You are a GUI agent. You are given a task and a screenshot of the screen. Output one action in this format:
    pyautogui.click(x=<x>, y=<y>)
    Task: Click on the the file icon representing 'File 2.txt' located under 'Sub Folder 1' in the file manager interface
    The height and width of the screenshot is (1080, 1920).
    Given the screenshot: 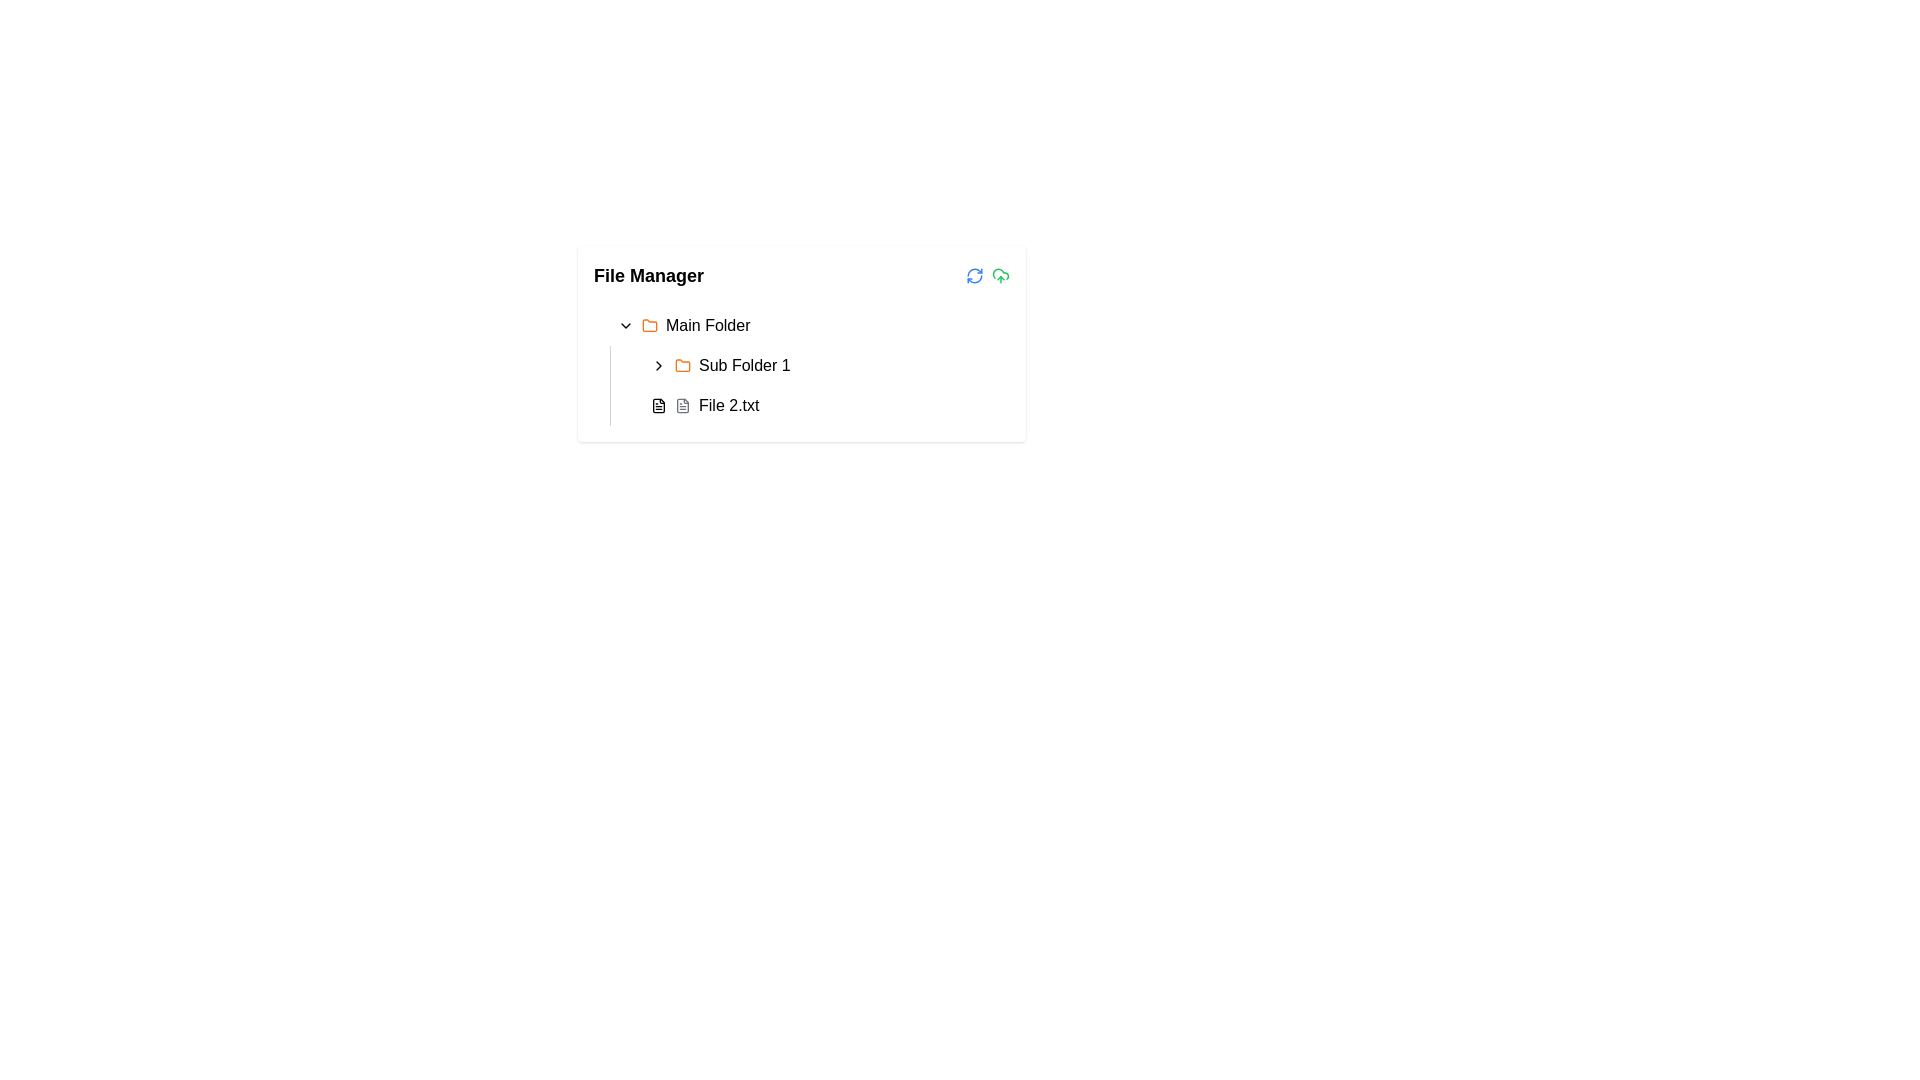 What is the action you would take?
    pyautogui.click(x=658, y=405)
    